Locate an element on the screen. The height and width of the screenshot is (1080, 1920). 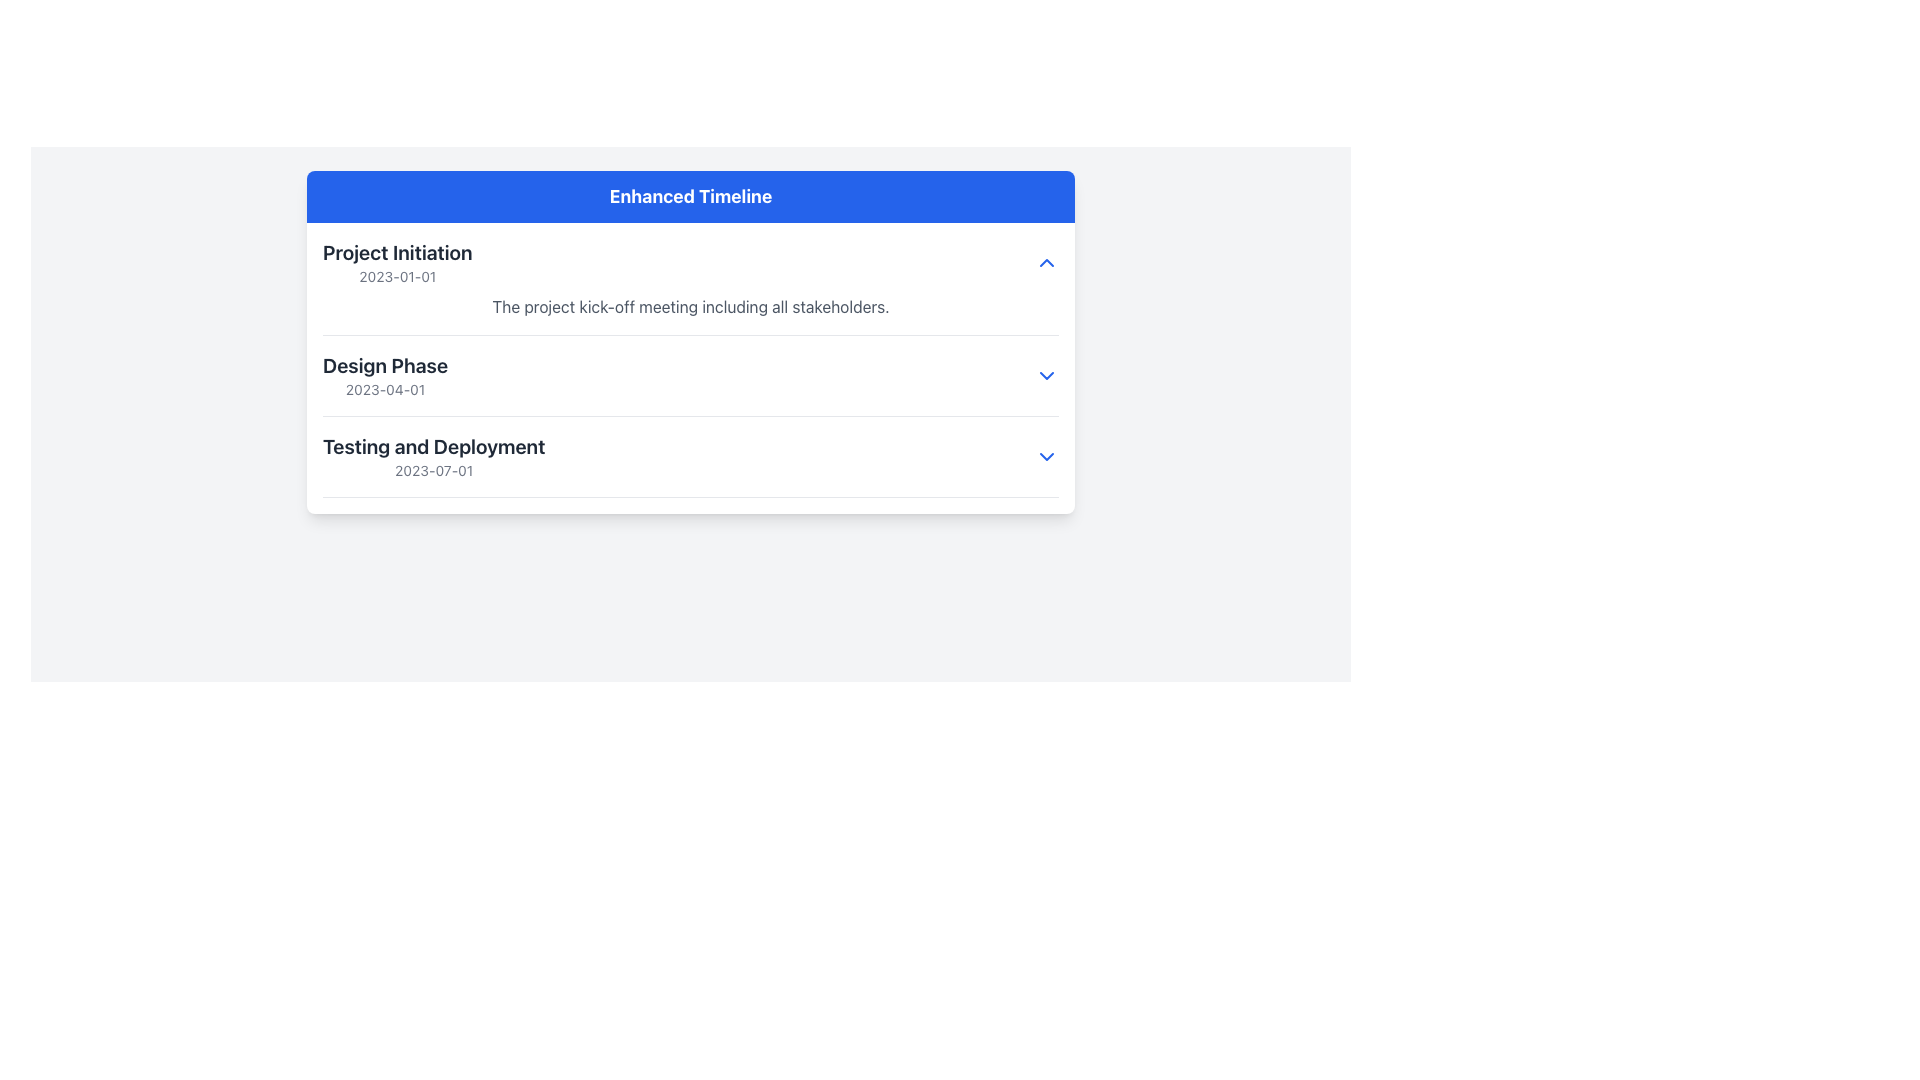
the second header item in the 'Enhanced Timeline' section that represents a phase name and date, positioned between 'Project Initiation' and 'Testing and Deployment' is located at coordinates (385, 375).